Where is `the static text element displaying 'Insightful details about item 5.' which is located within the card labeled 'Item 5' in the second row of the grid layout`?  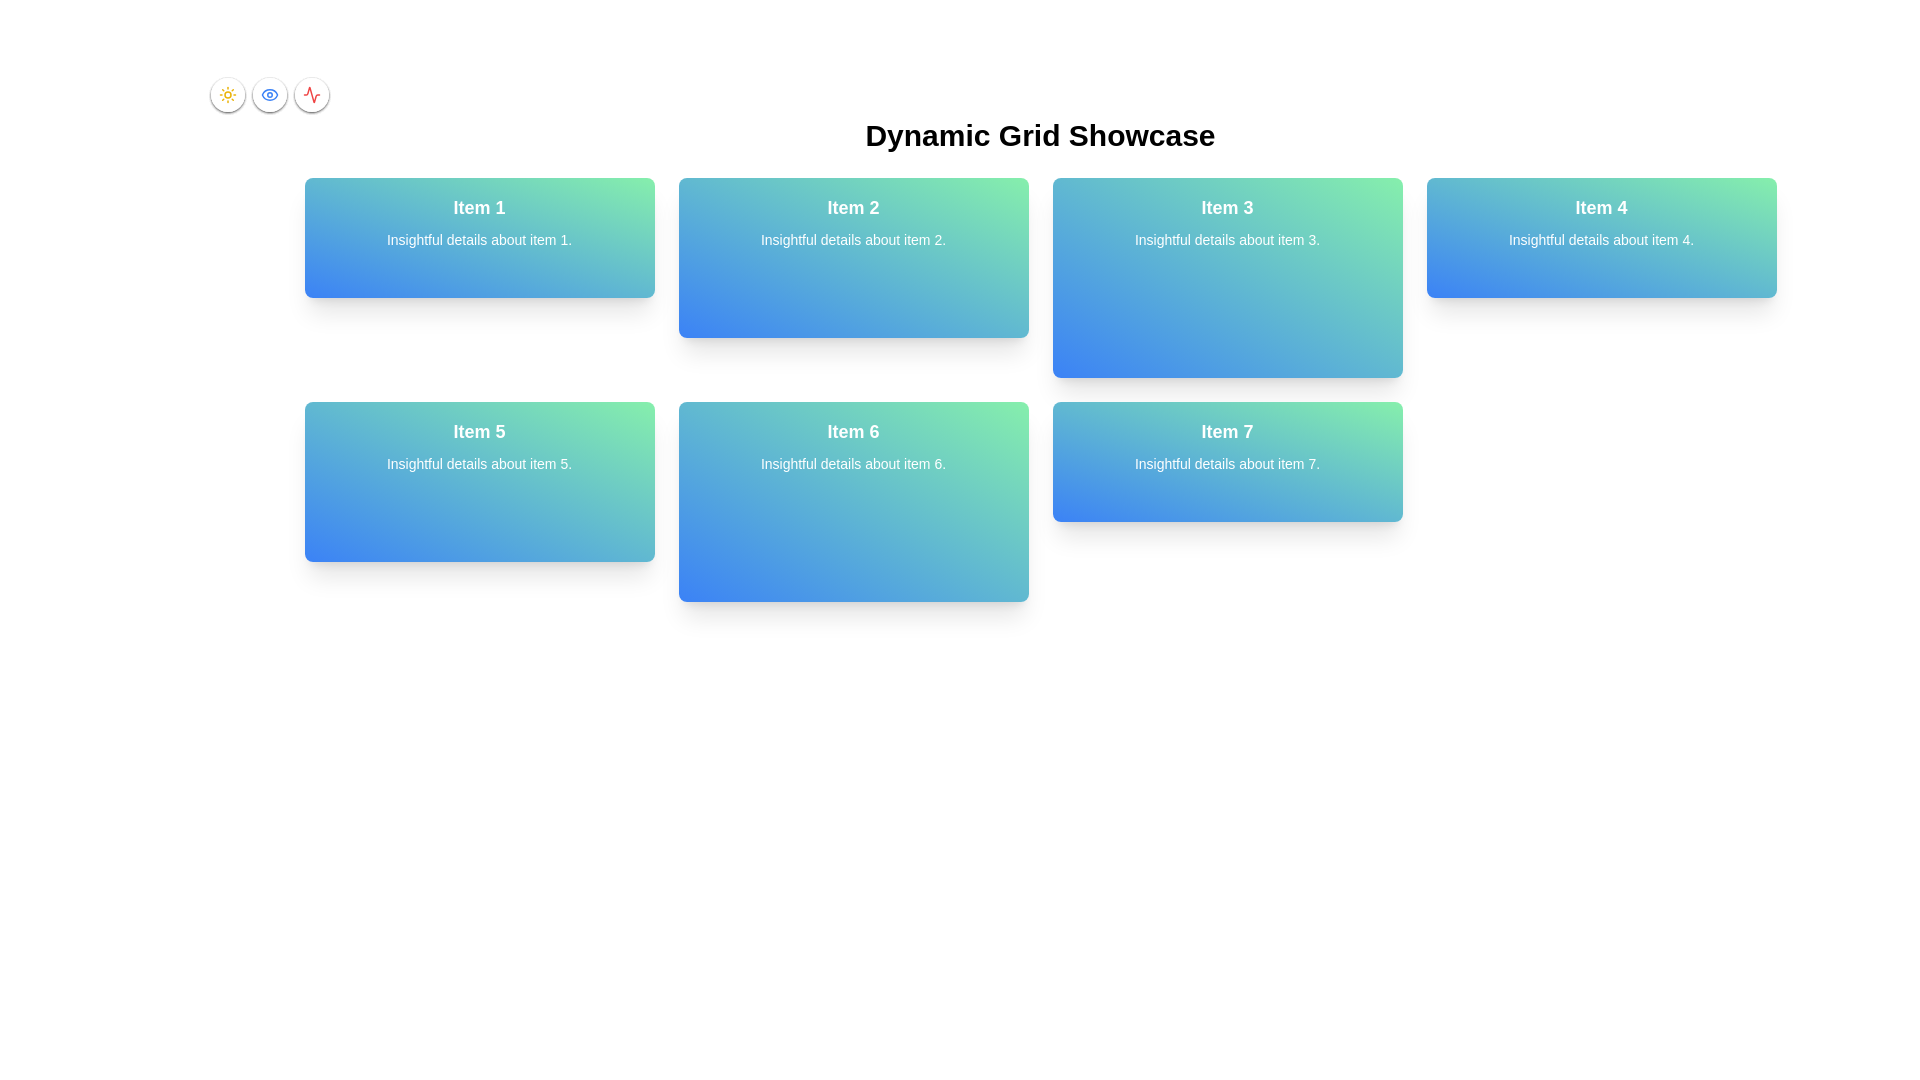
the static text element displaying 'Insightful details about item 5.' which is located within the card labeled 'Item 5' in the second row of the grid layout is located at coordinates (478, 463).